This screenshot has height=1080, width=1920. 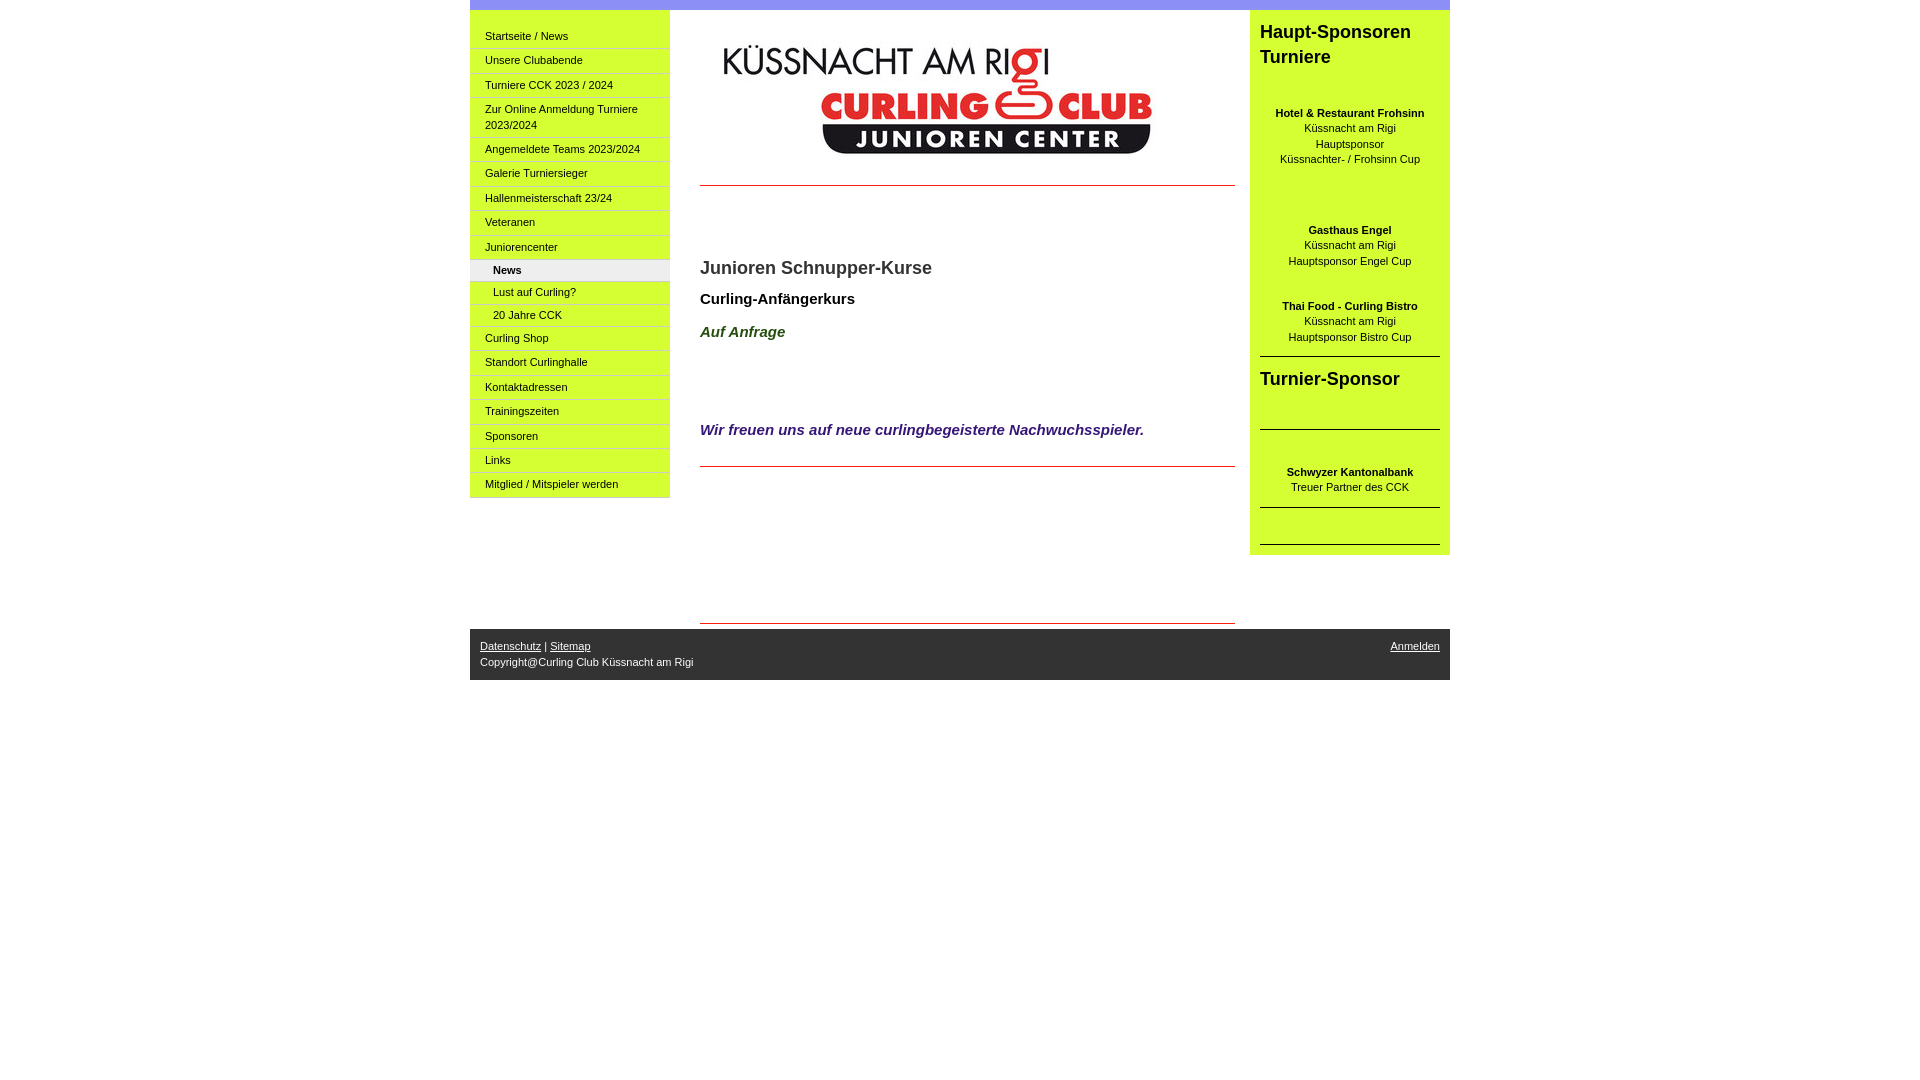 I want to click on 'Juniorencenter', so click(x=569, y=246).